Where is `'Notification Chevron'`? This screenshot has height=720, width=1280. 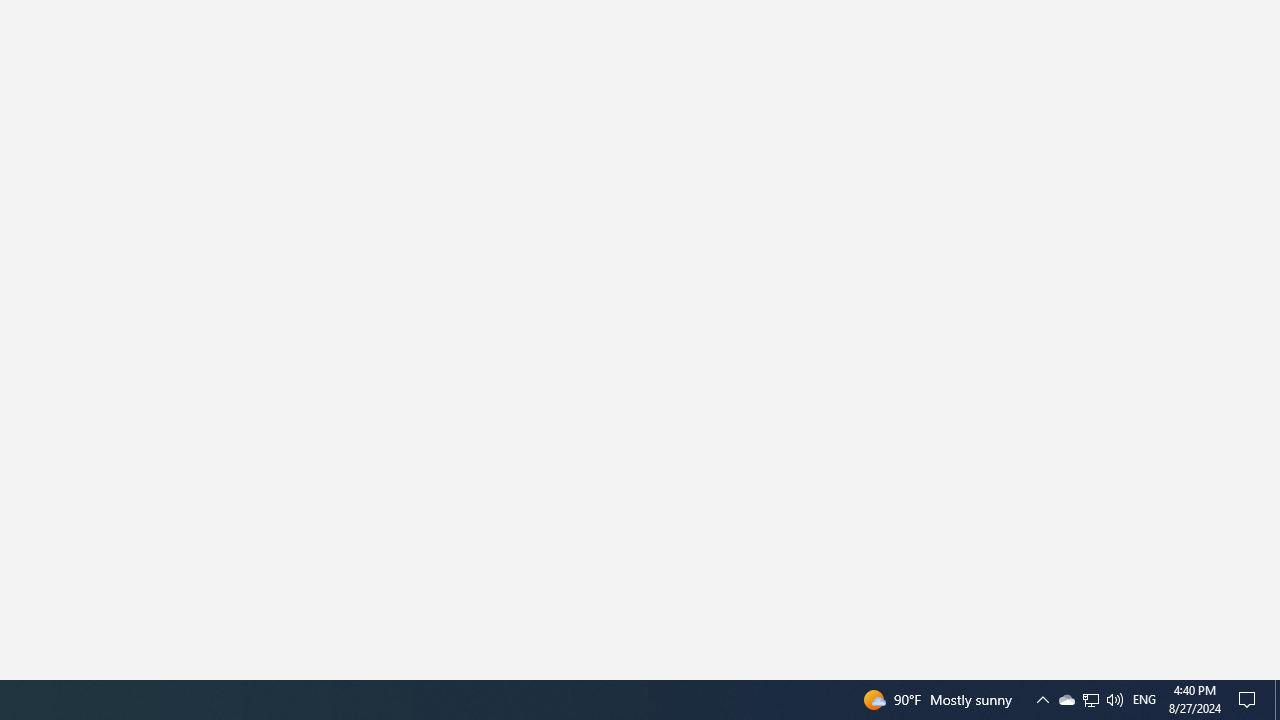
'Notification Chevron' is located at coordinates (1090, 698).